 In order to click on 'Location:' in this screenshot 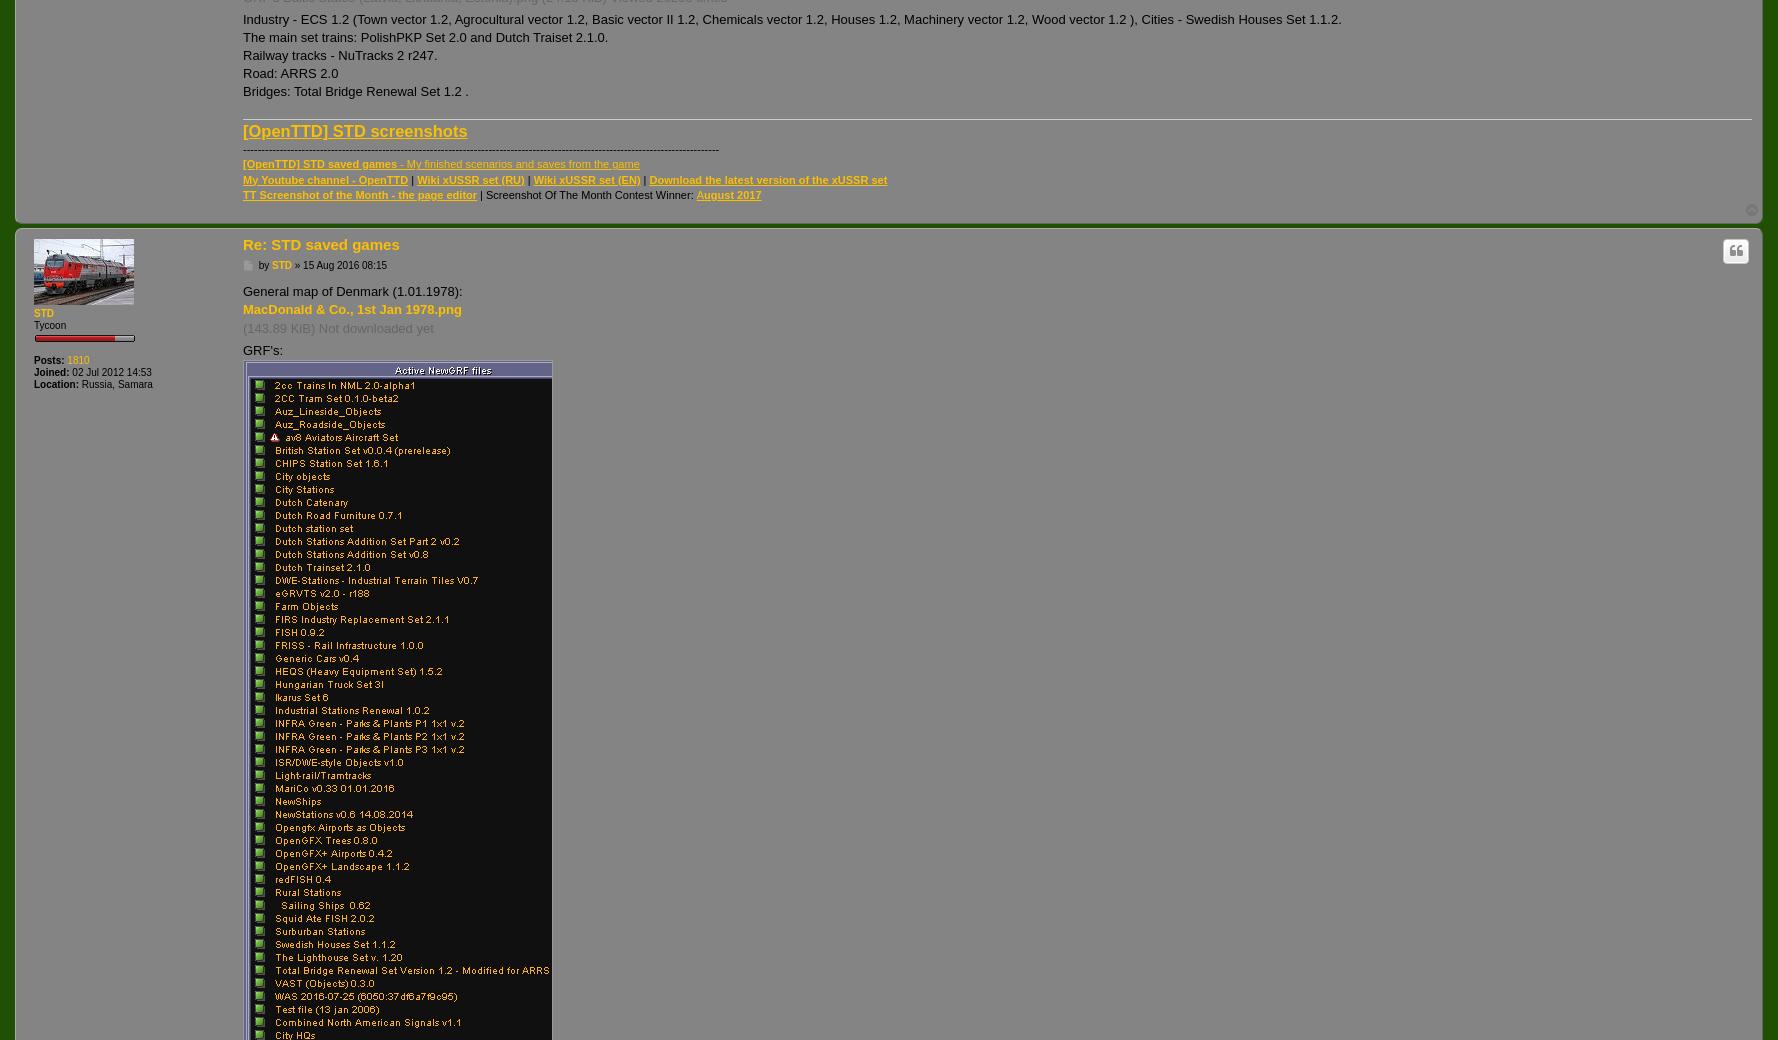, I will do `click(56, 383)`.